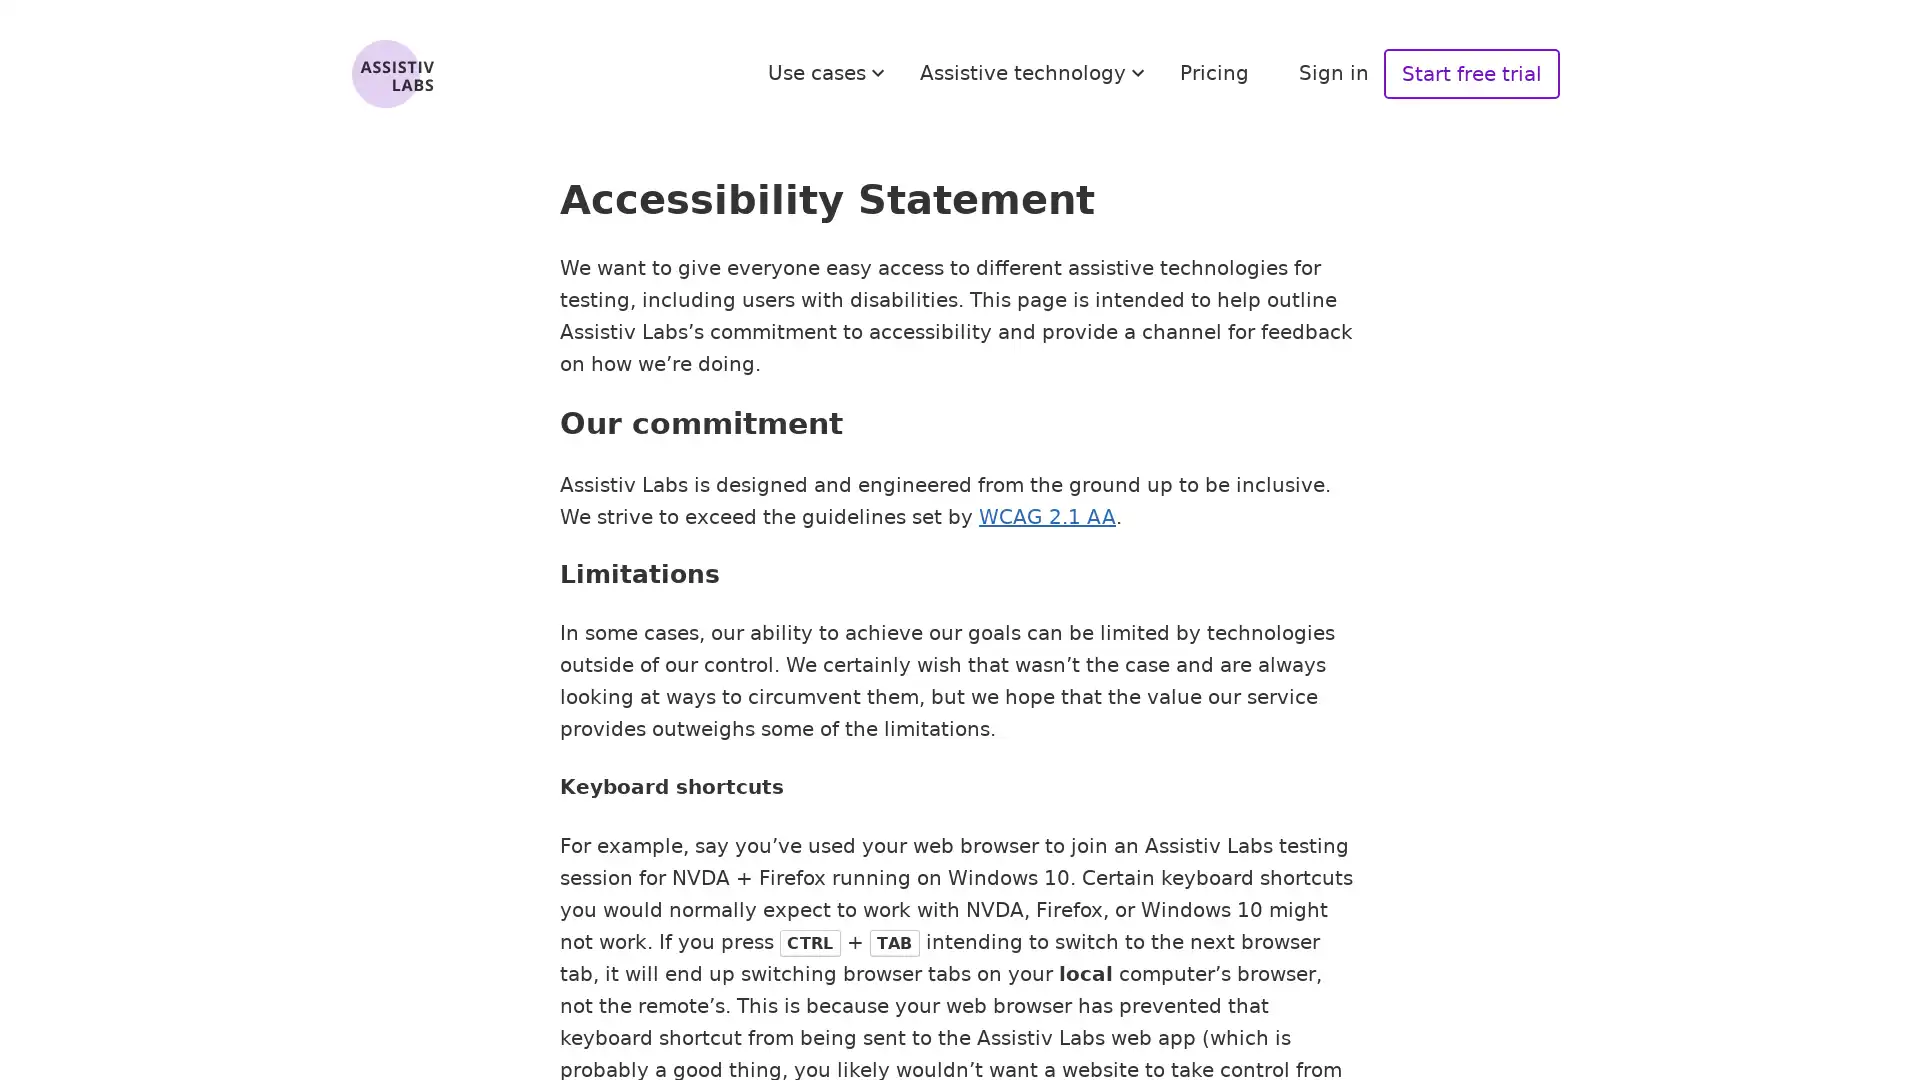 This screenshot has height=1080, width=1920. What do you see at coordinates (1035, 72) in the screenshot?
I see `Assistive technology` at bounding box center [1035, 72].